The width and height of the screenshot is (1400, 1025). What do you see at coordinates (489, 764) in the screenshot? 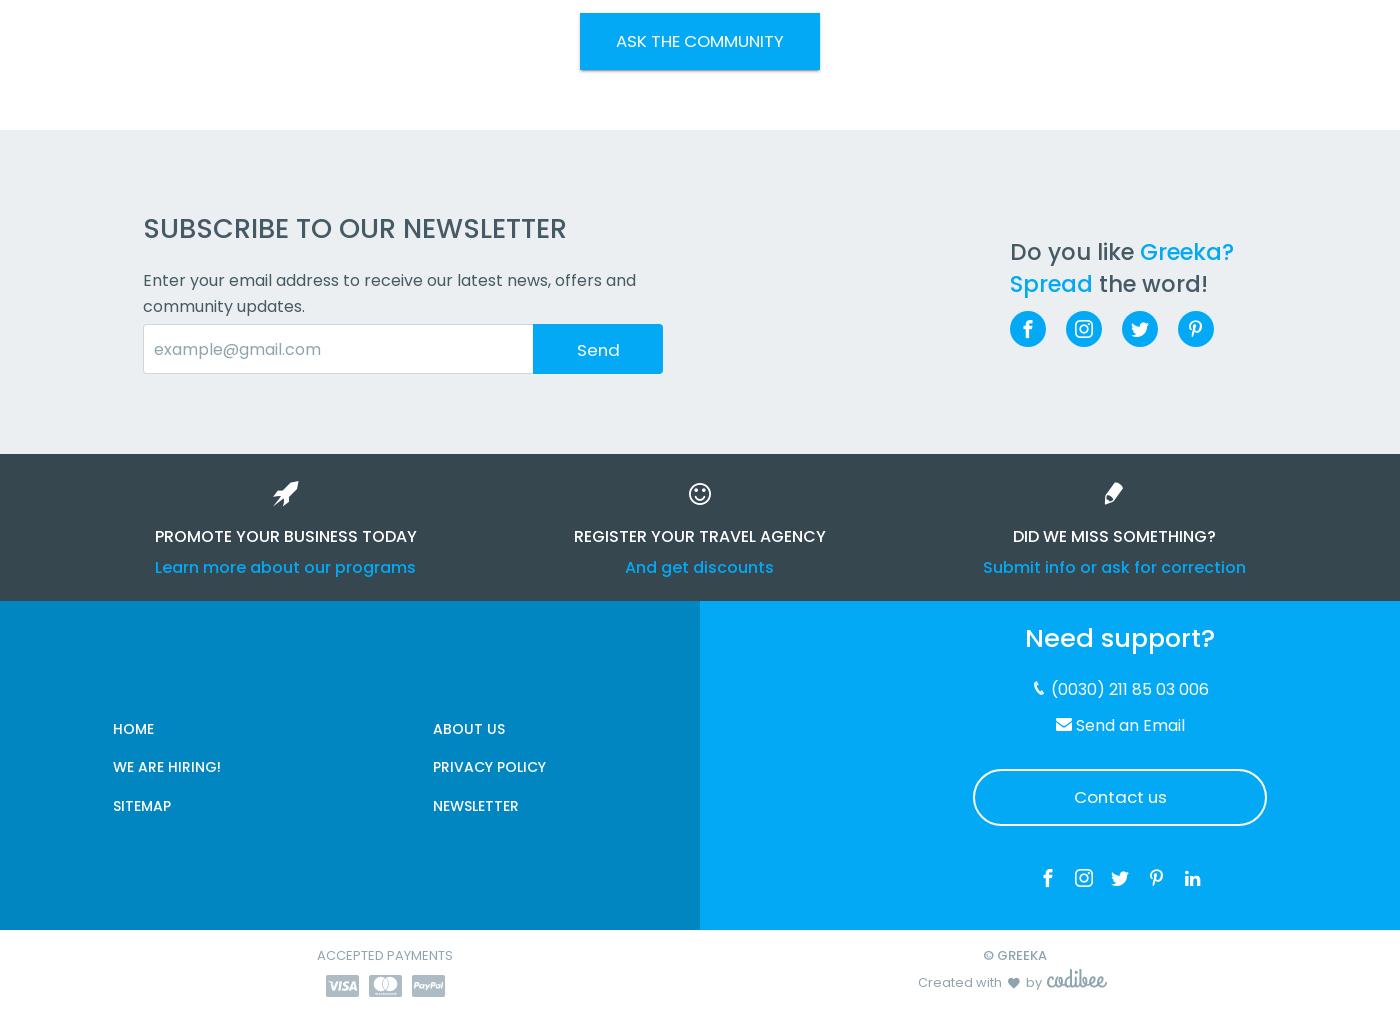
I see `'Privacy Policy'` at bounding box center [489, 764].